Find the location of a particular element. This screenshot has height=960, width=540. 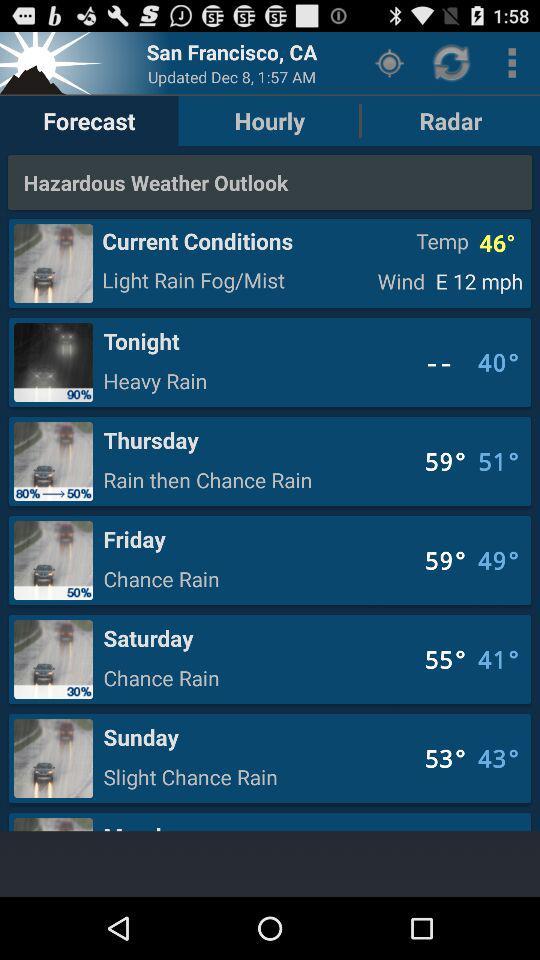

the refresh icon is located at coordinates (452, 67).